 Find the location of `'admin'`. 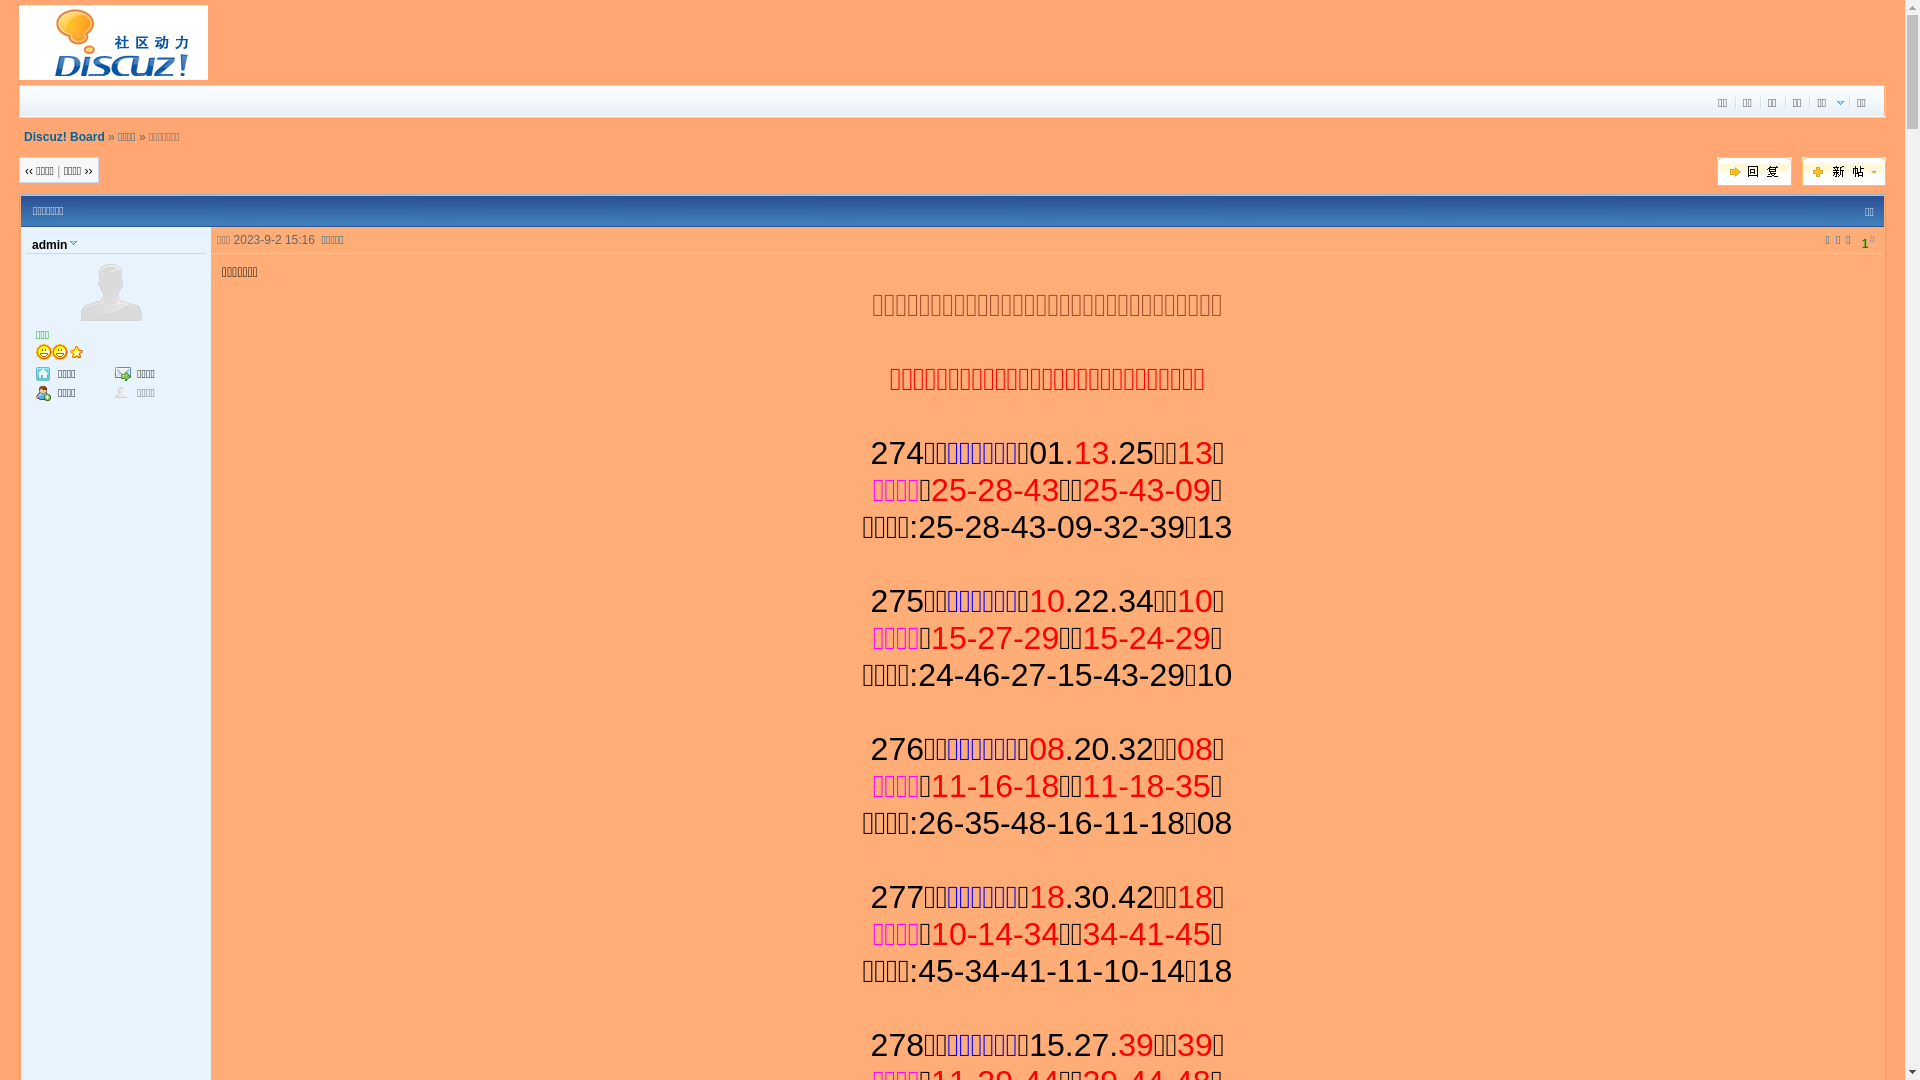

'admin' is located at coordinates (25, 241).